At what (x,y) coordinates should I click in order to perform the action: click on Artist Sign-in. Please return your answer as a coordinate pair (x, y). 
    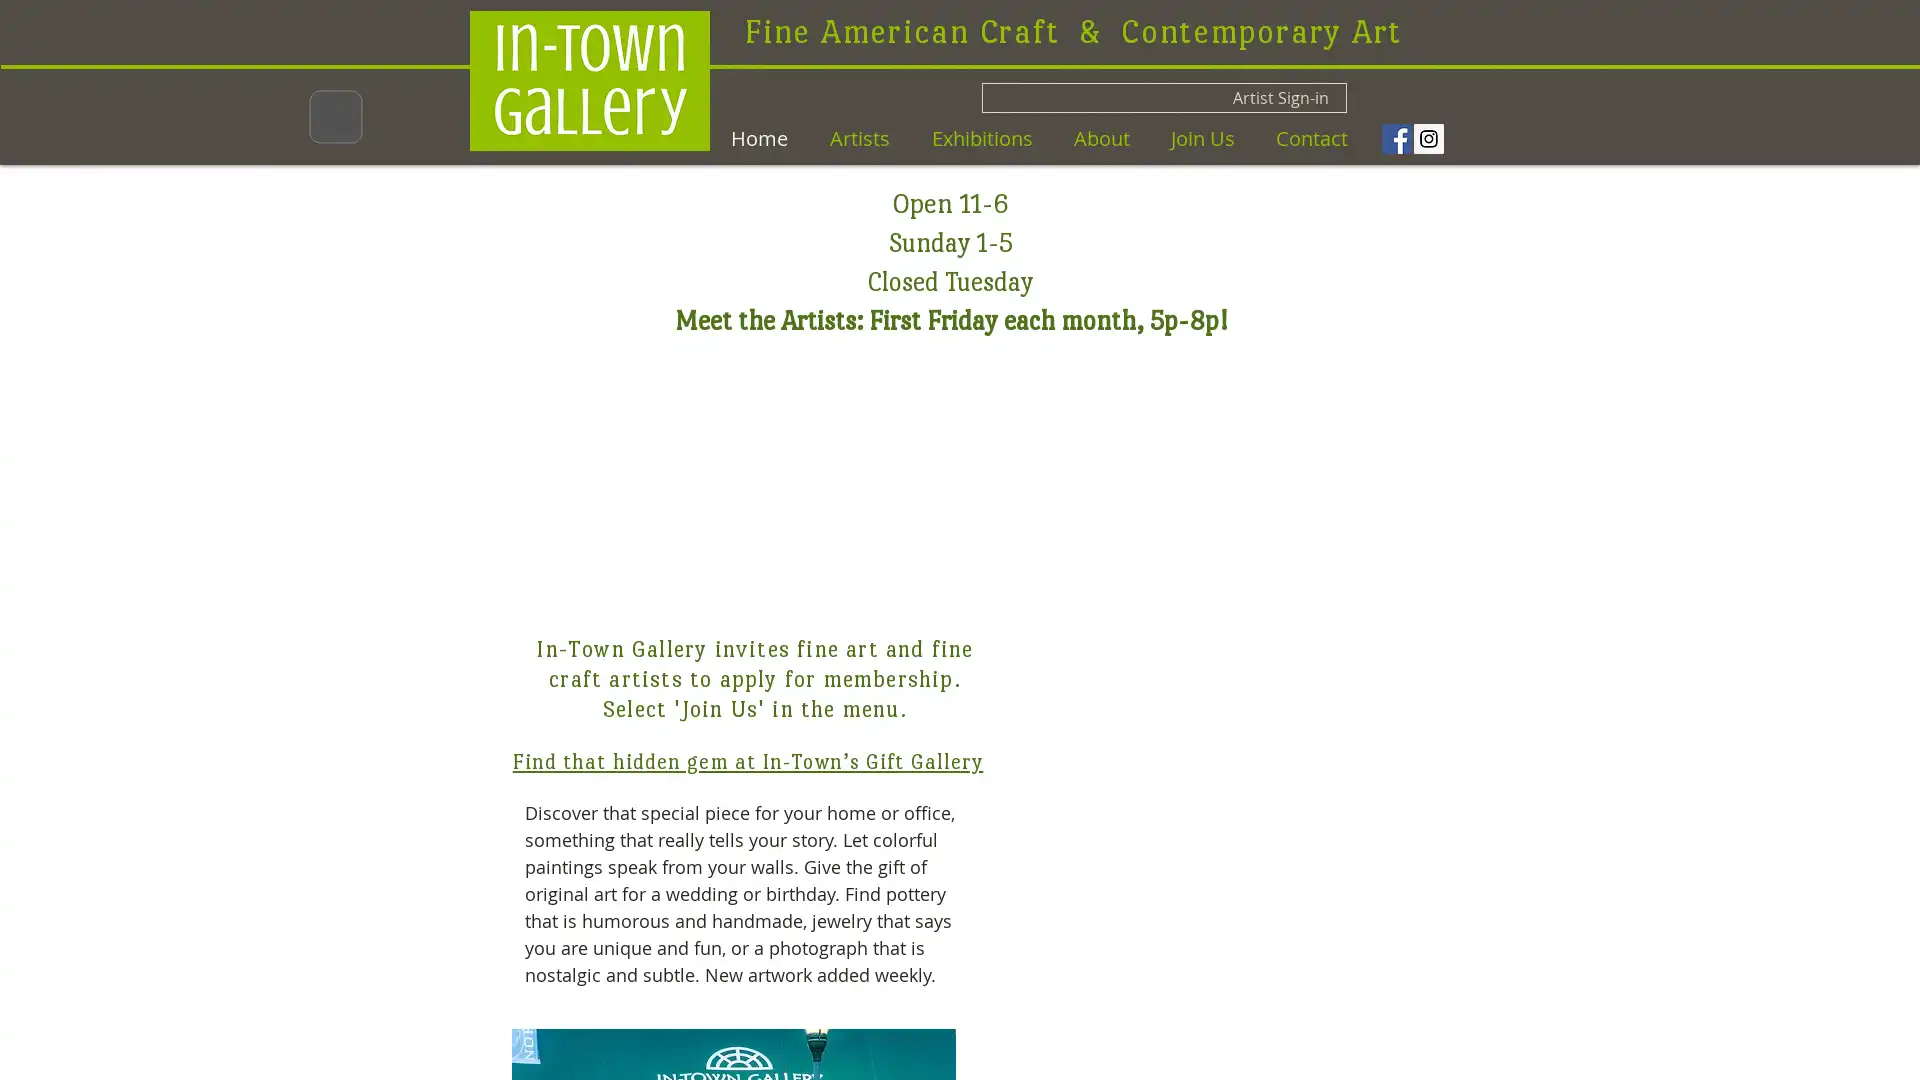
    Looking at the image, I should click on (1164, 97).